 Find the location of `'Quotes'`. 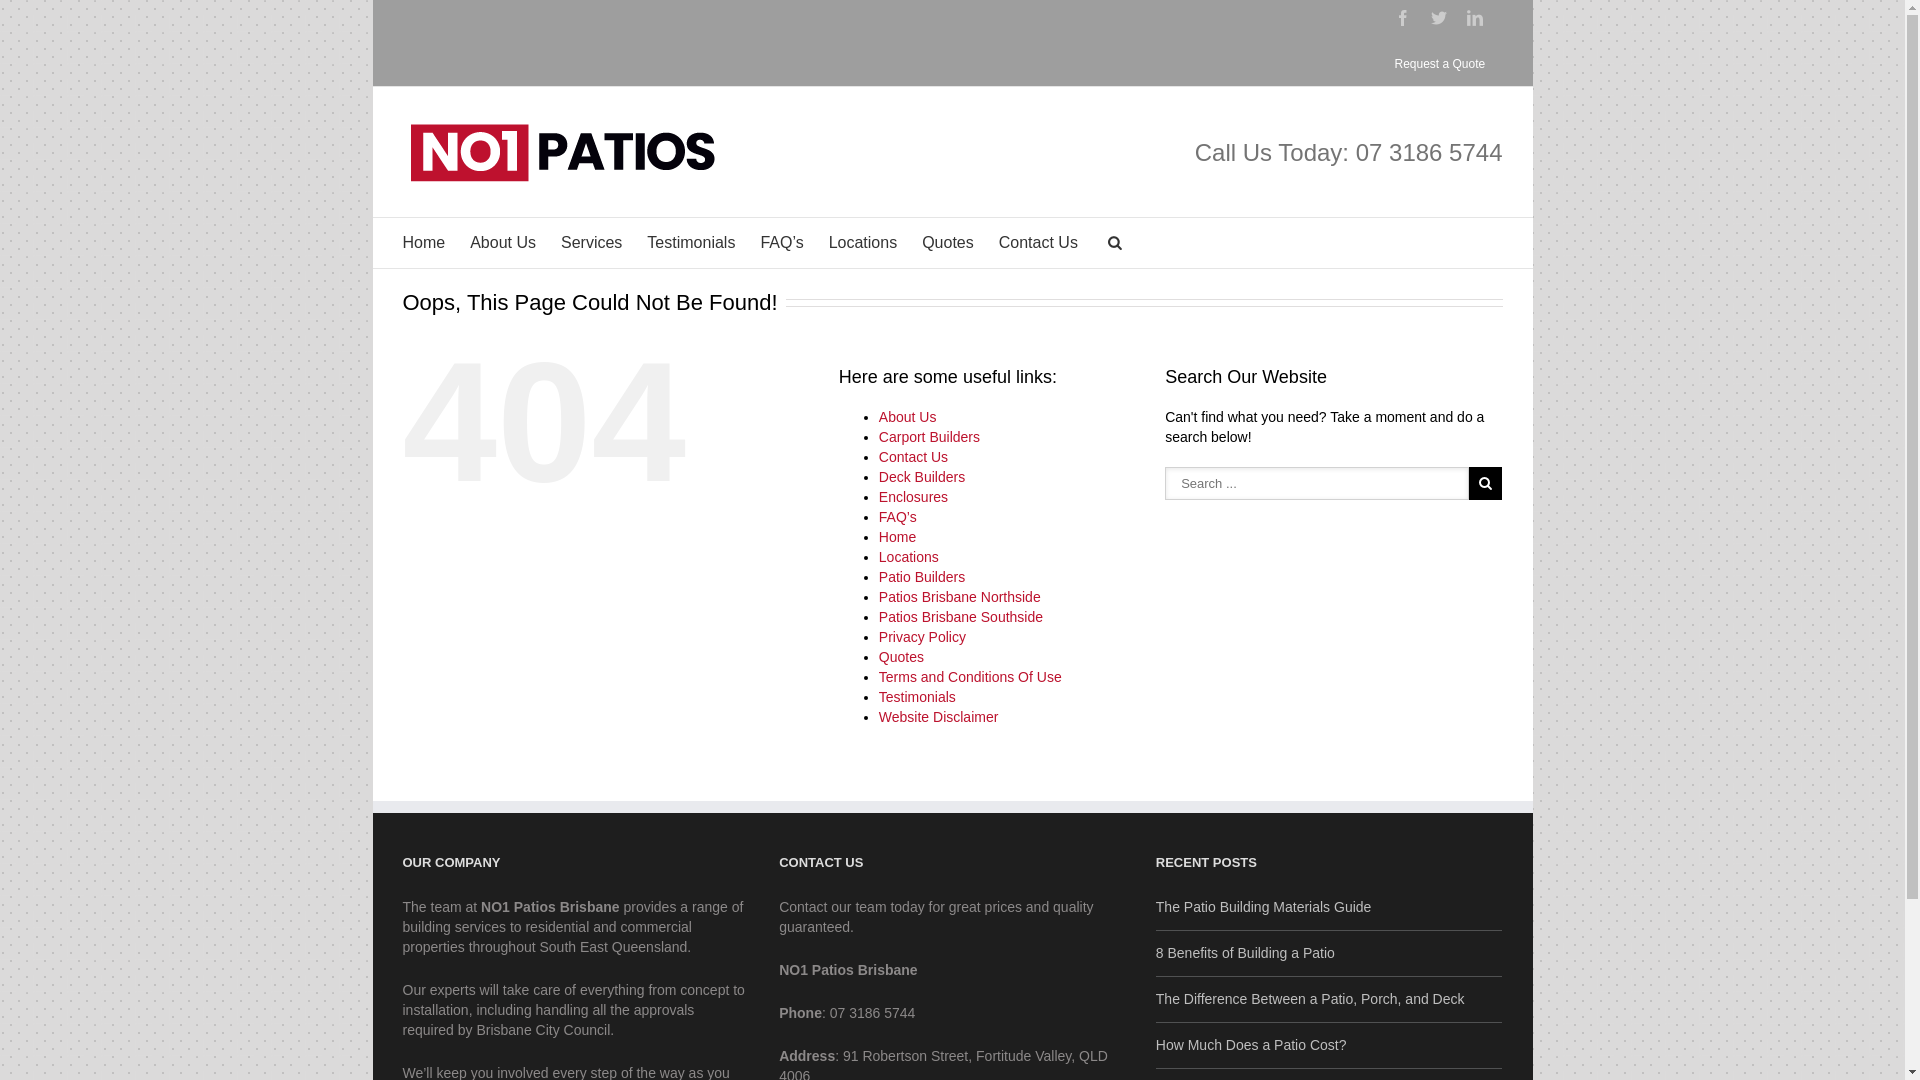

'Quotes' is located at coordinates (900, 656).